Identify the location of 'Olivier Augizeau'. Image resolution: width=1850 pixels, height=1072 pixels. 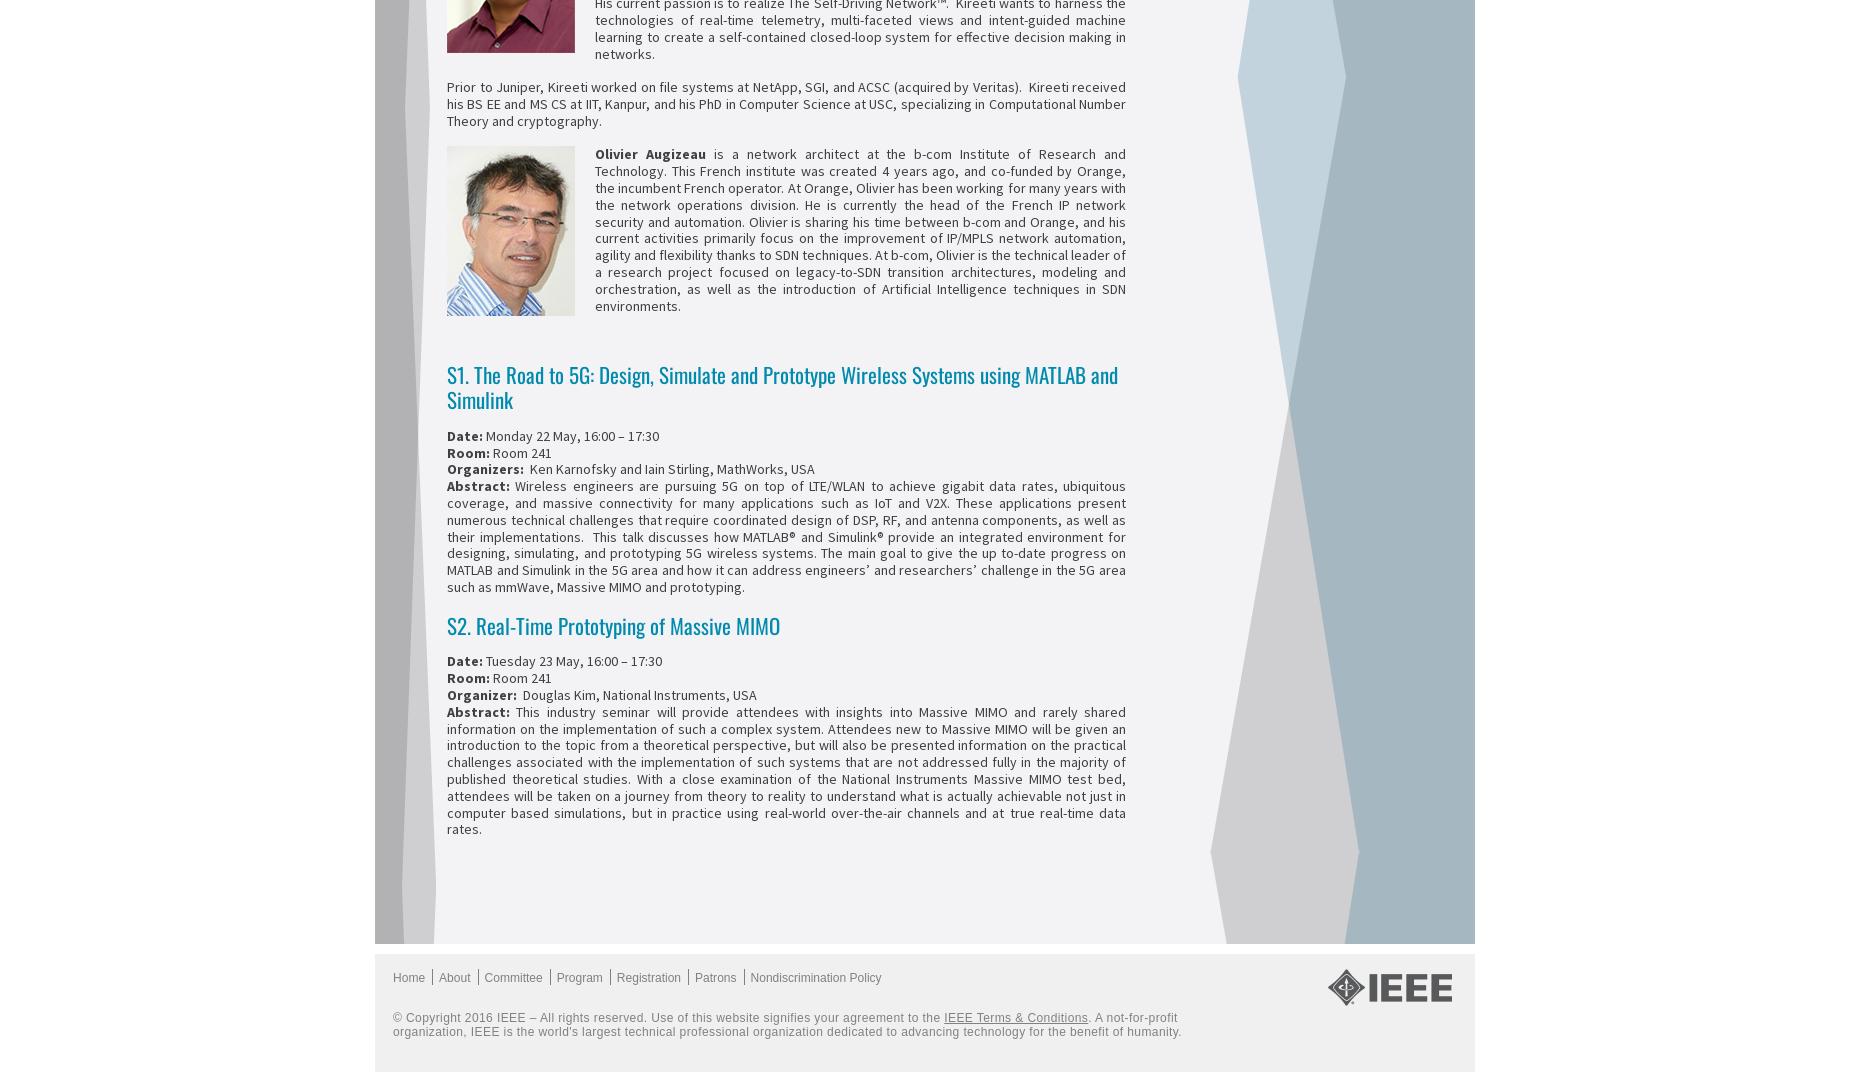
(653, 153).